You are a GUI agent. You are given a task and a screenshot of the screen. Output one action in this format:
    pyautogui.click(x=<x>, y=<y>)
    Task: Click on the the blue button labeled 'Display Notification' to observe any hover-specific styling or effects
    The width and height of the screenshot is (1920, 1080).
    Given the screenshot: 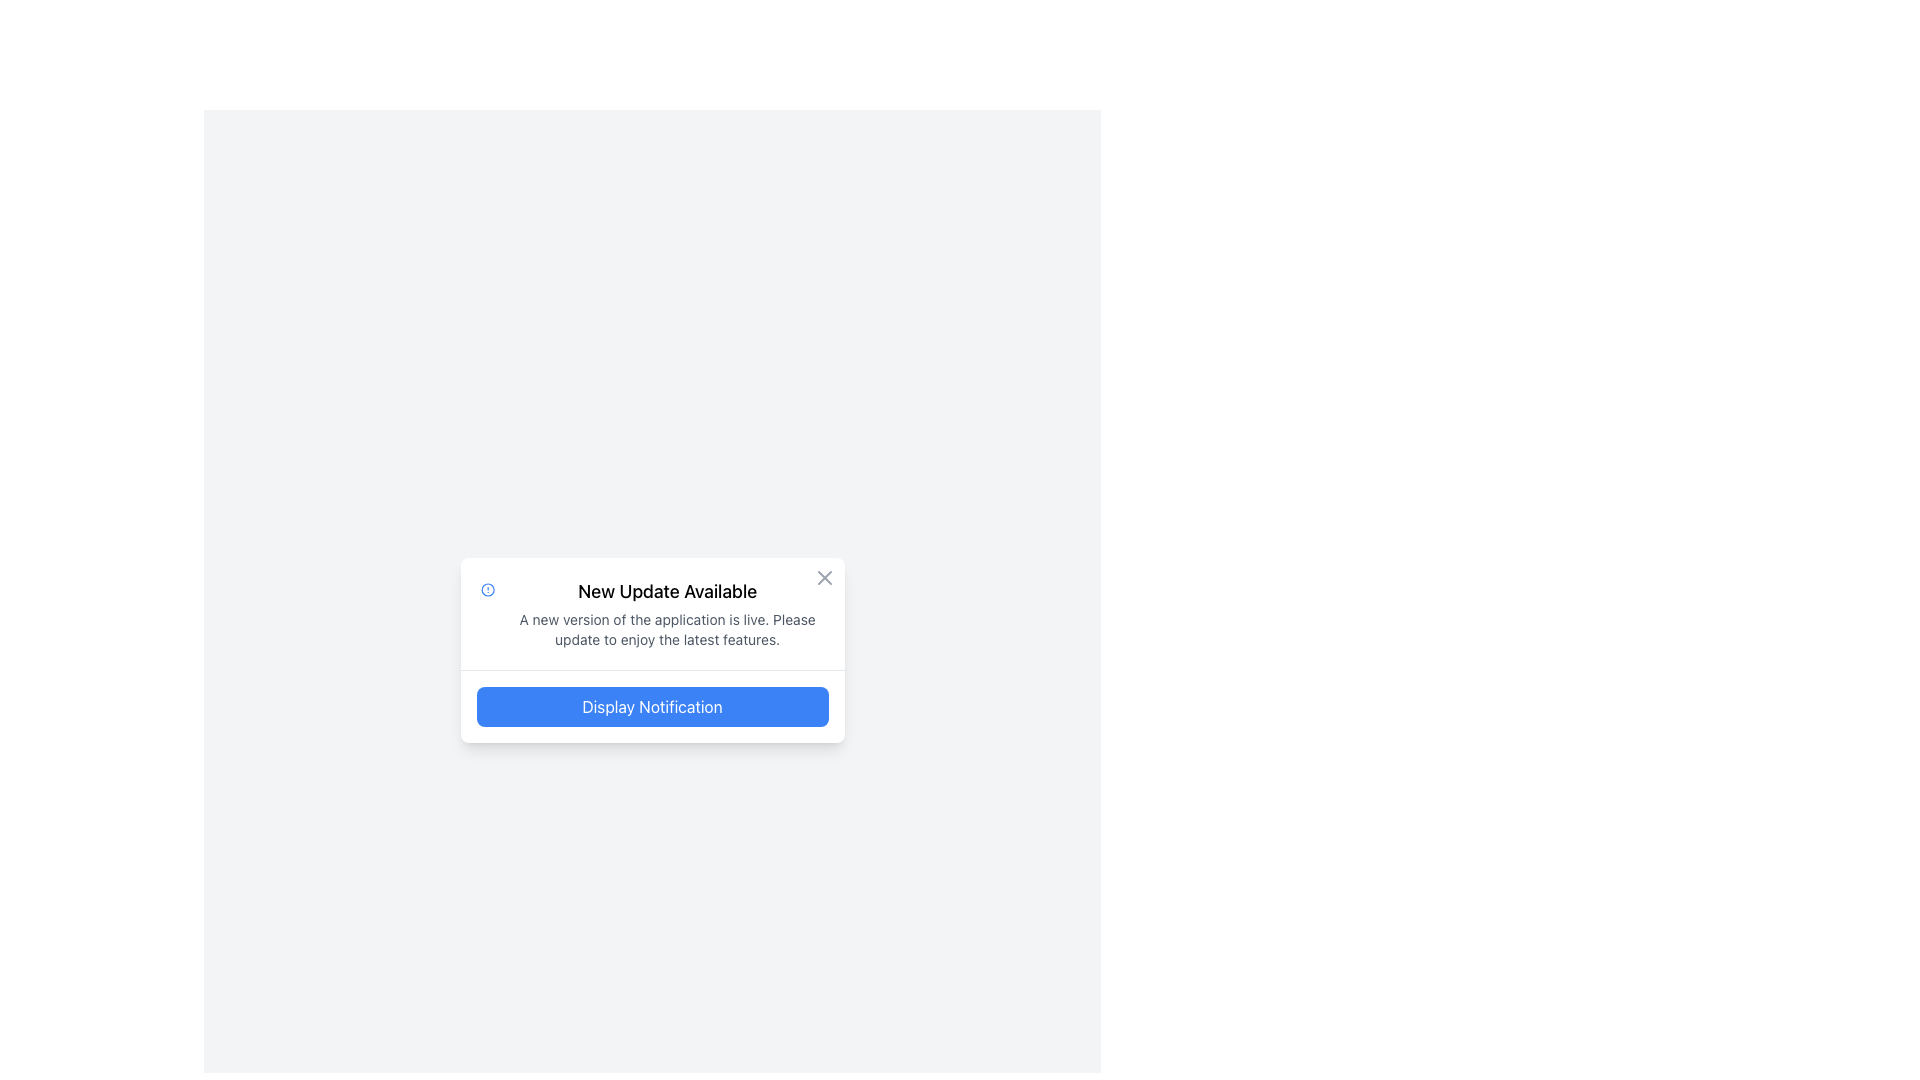 What is the action you would take?
    pyautogui.click(x=652, y=705)
    